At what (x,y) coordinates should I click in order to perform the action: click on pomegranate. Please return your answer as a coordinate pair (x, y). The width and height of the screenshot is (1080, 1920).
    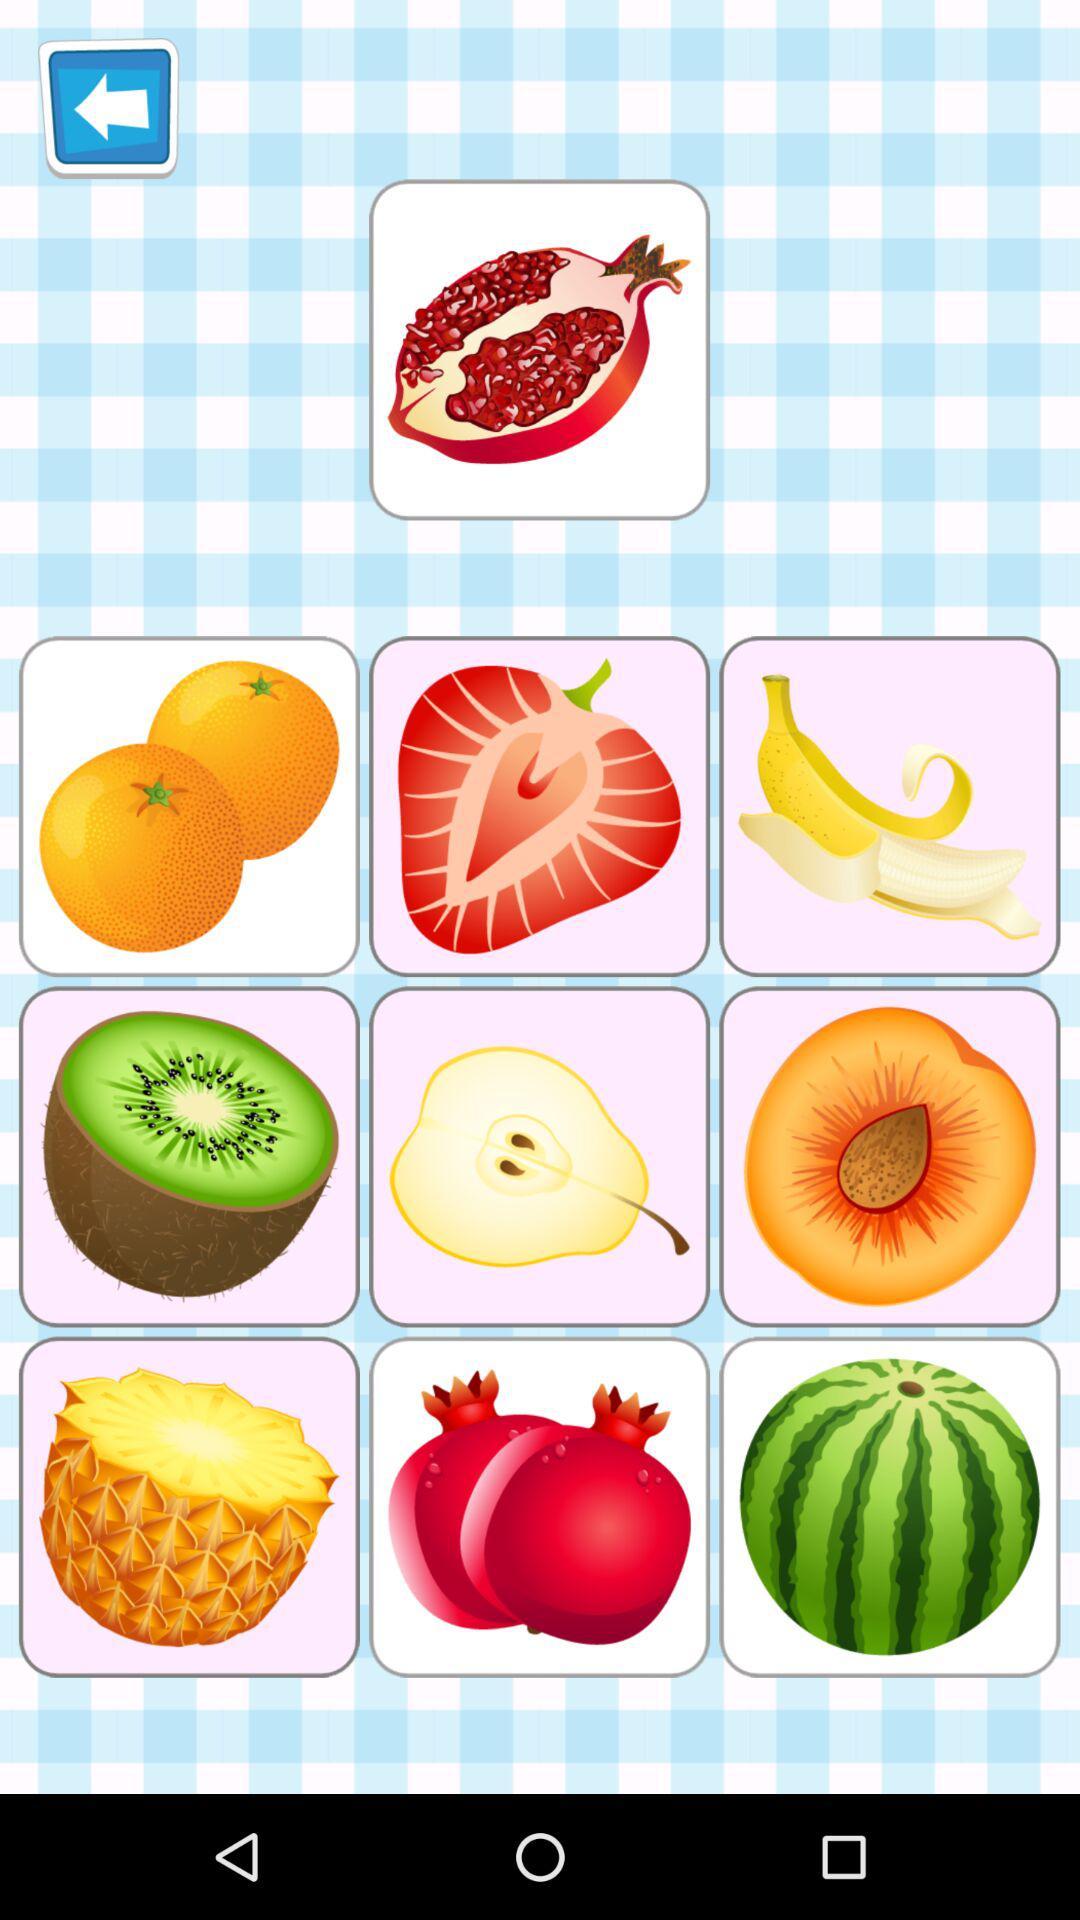
    Looking at the image, I should click on (538, 349).